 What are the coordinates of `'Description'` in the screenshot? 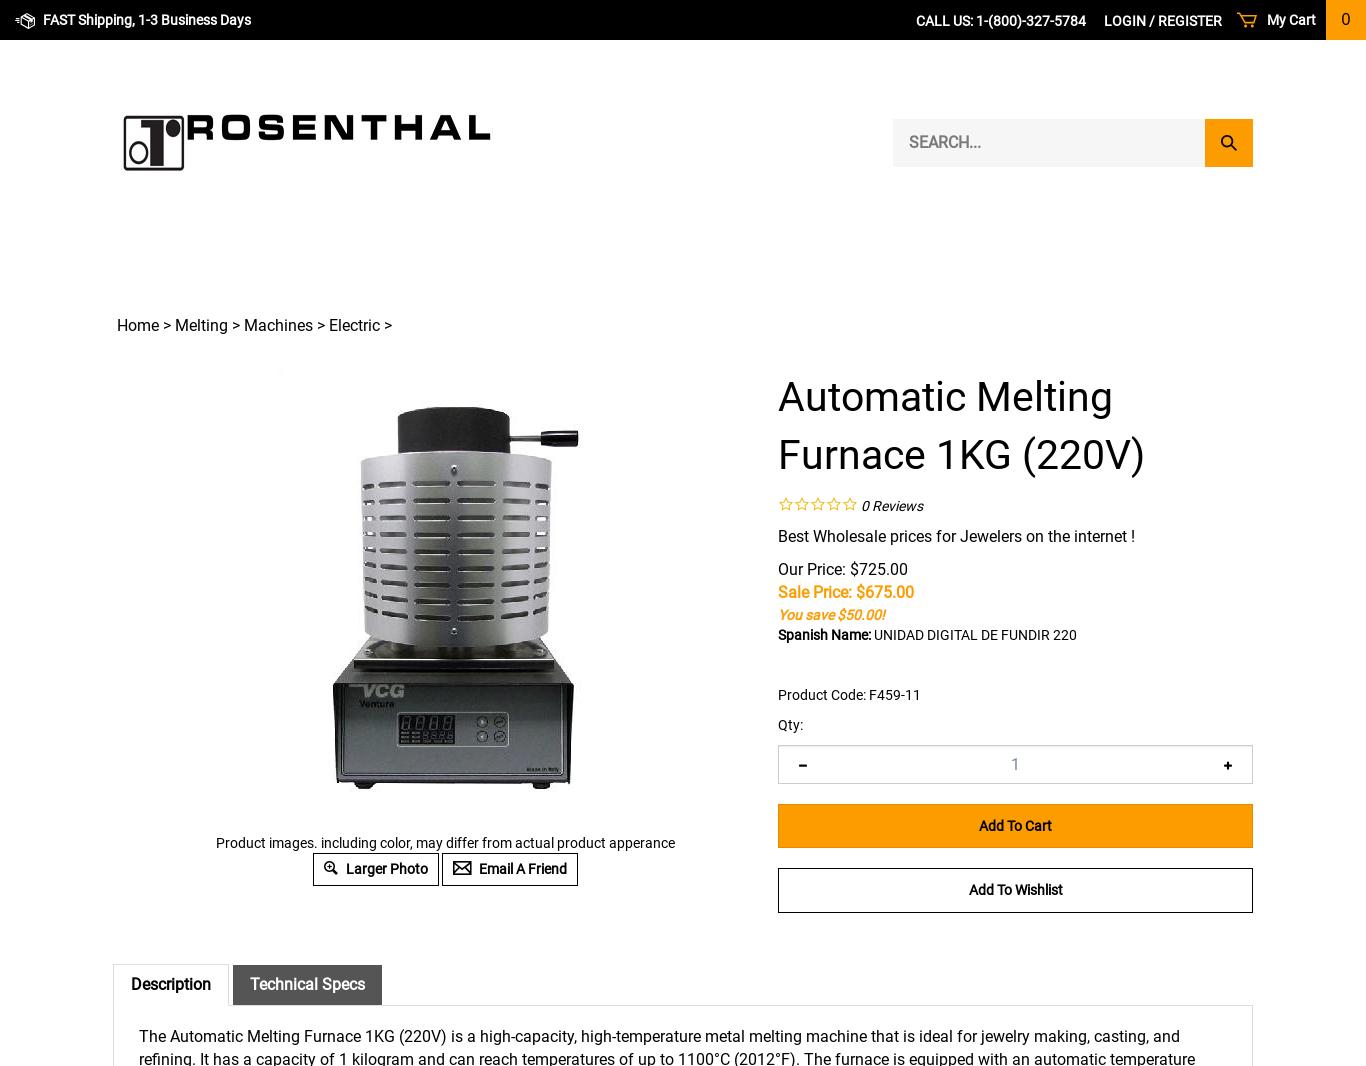 It's located at (170, 984).